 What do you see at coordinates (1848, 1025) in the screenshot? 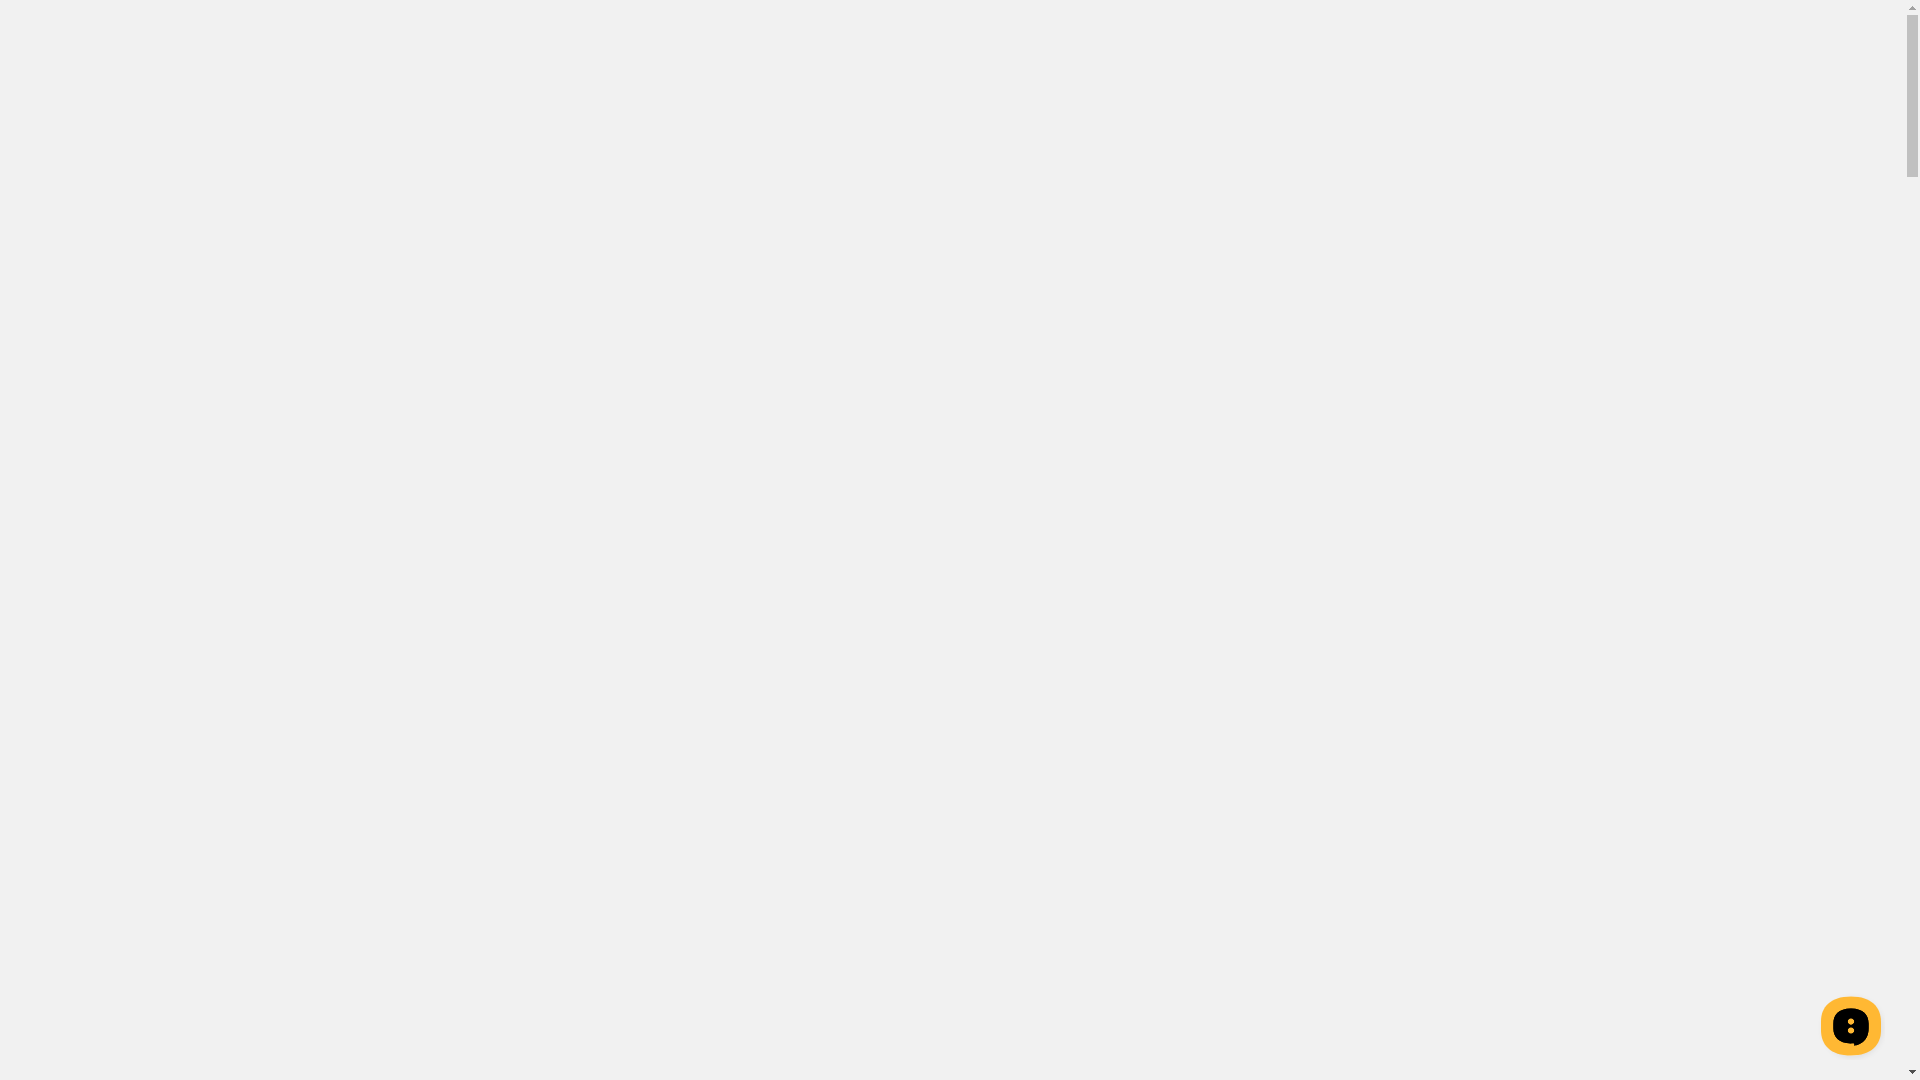
I see `'__replain_widget_iframe'` at bounding box center [1848, 1025].